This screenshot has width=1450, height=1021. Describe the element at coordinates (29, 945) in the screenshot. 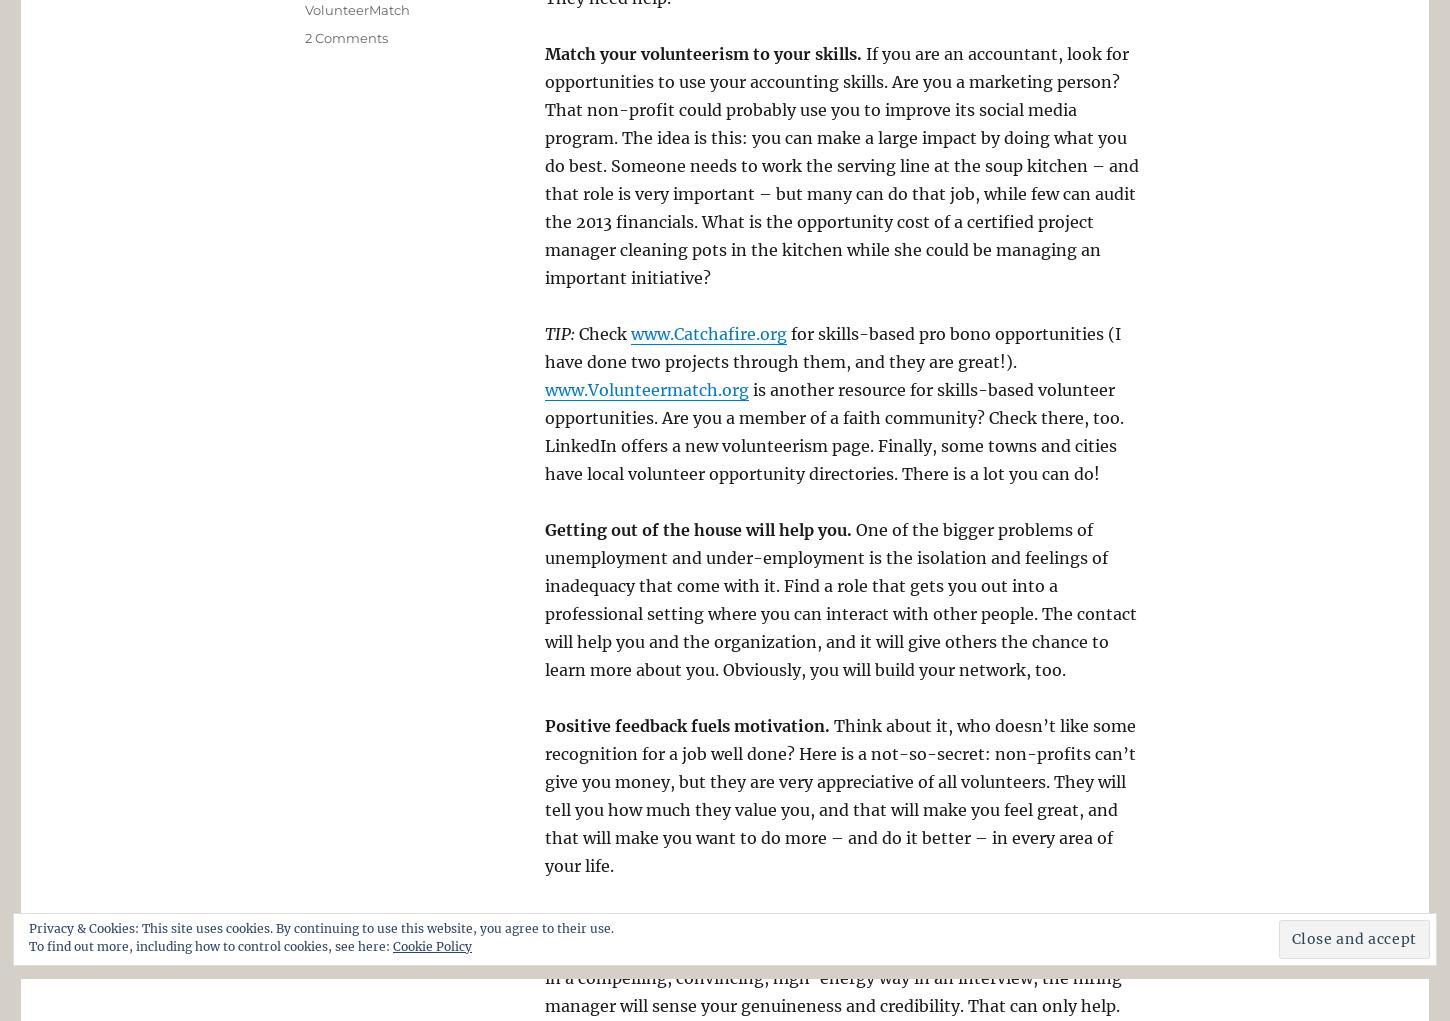

I see `'To find out more, including how to control cookies, see here:'` at that location.